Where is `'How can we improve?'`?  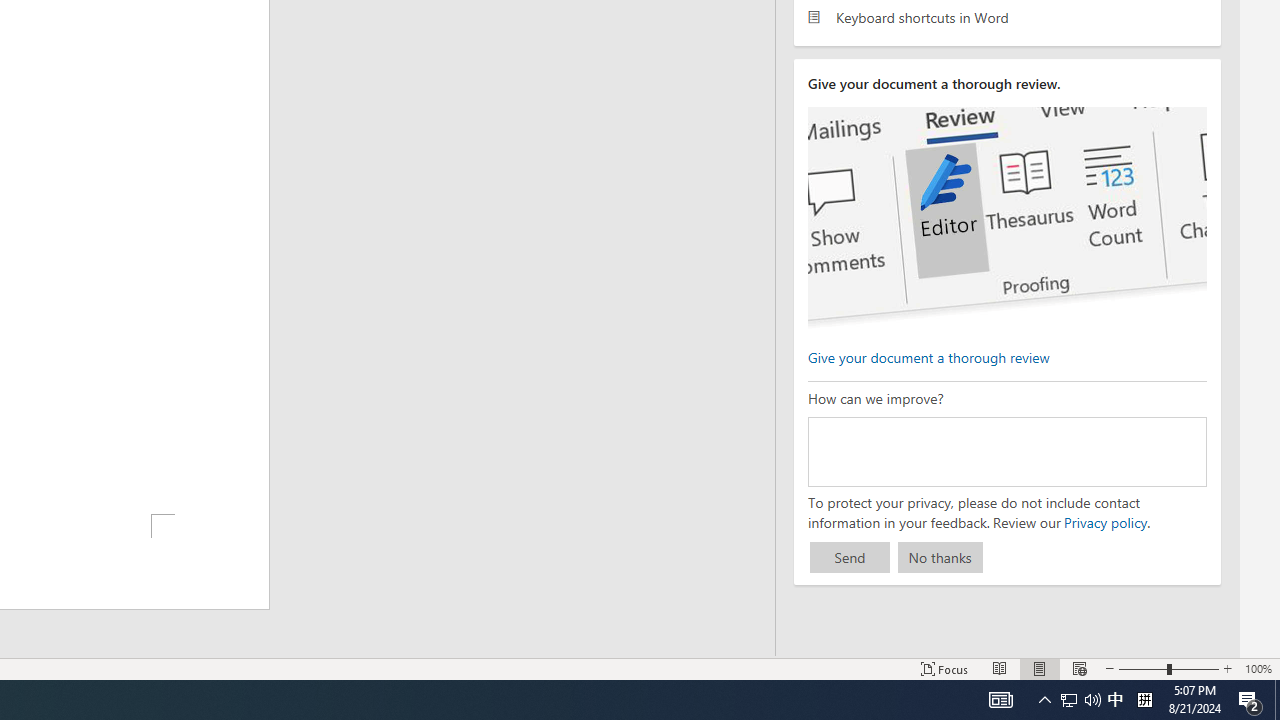
'How can we improve?' is located at coordinates (1007, 451).